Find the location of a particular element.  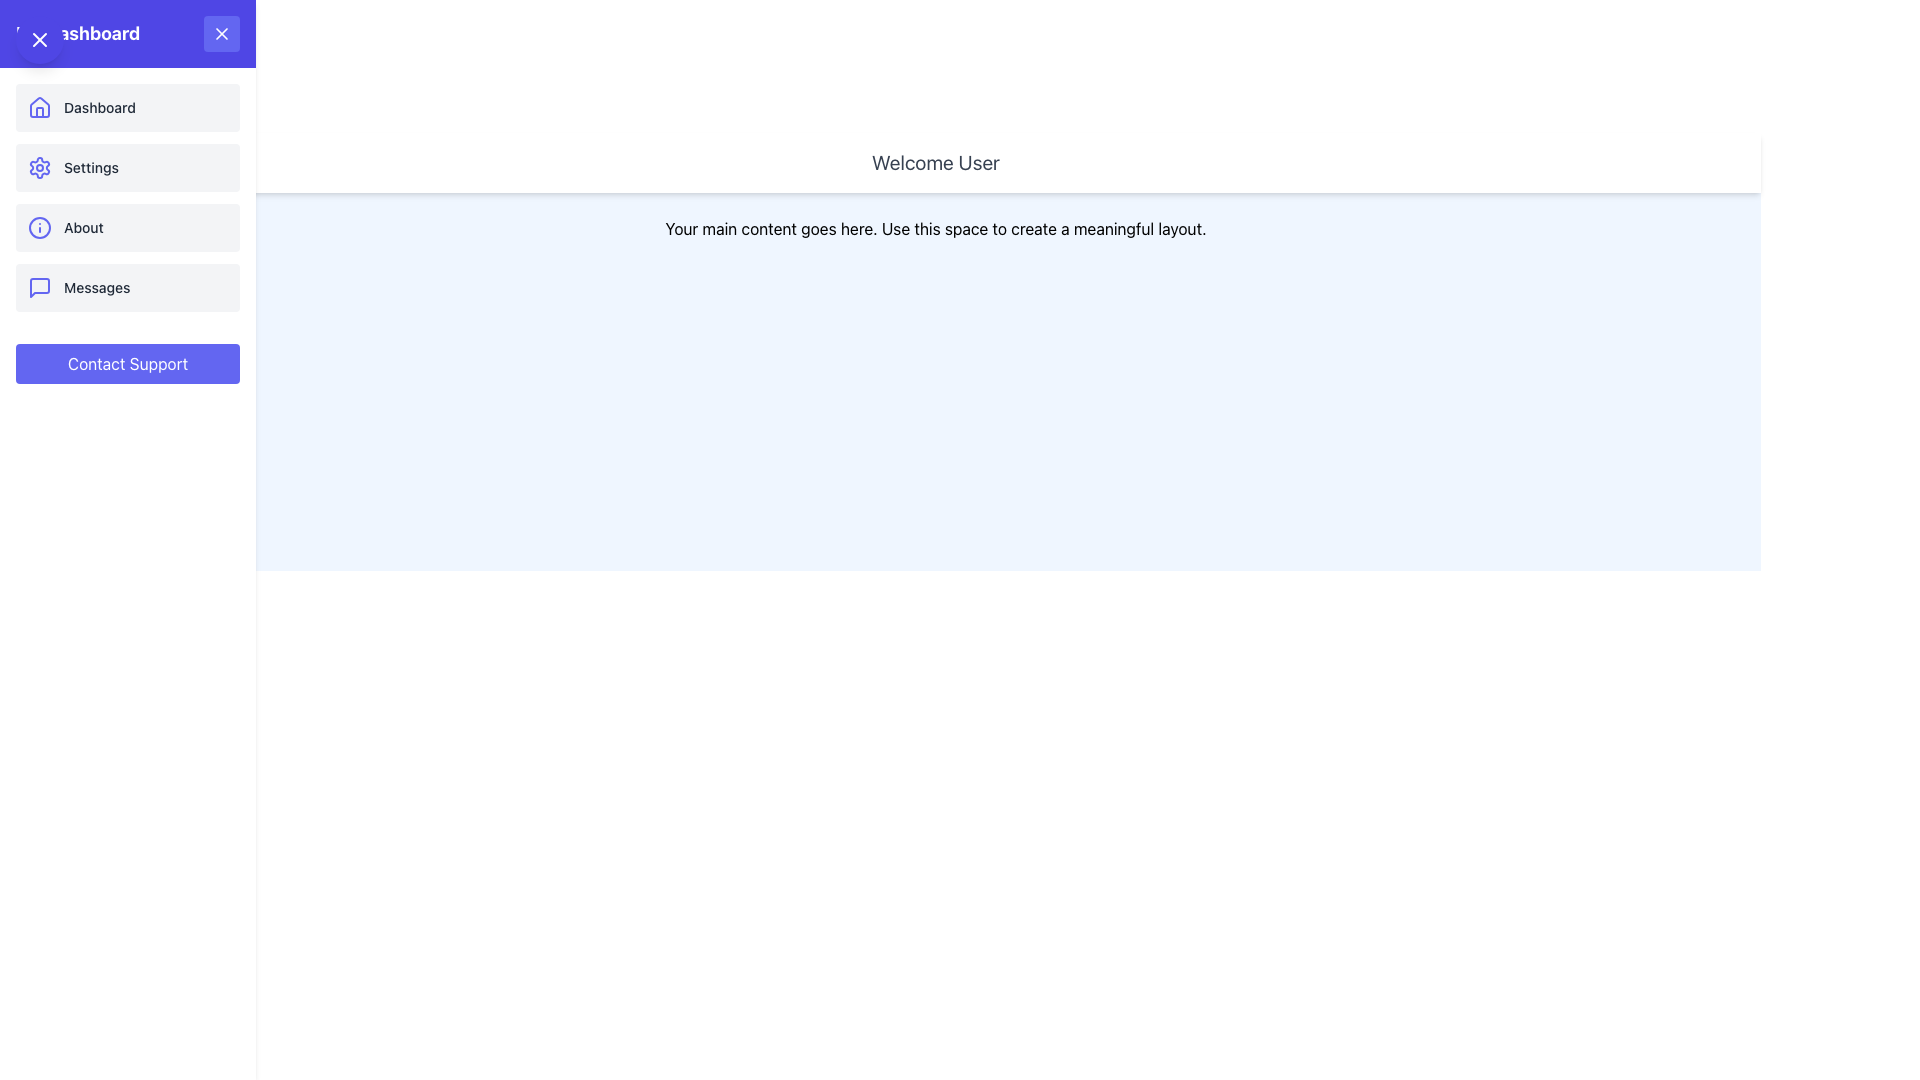

the 'Messages' icon in the sidebar navigation panel, which is located within the fourth item and is visually represented before the 'Messages' text is located at coordinates (39, 288).